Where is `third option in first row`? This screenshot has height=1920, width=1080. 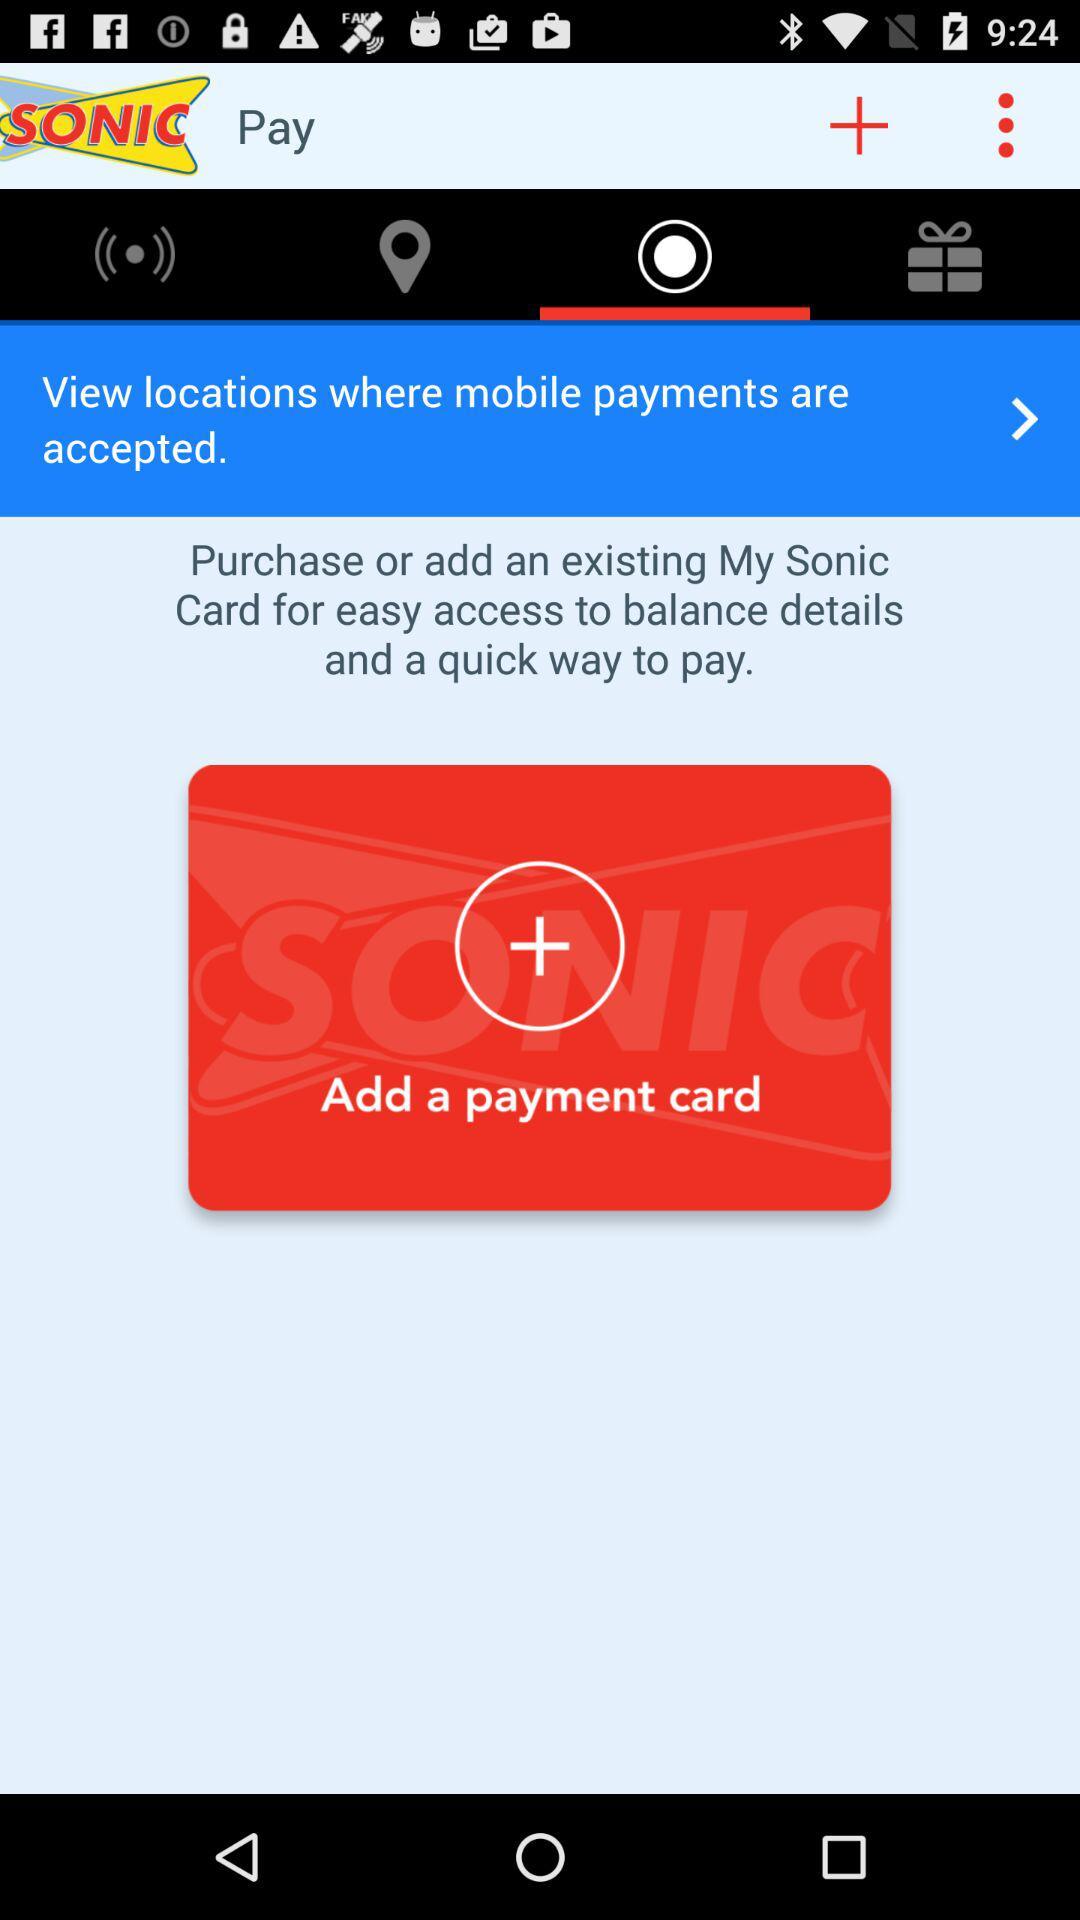
third option in first row is located at coordinates (675, 253).